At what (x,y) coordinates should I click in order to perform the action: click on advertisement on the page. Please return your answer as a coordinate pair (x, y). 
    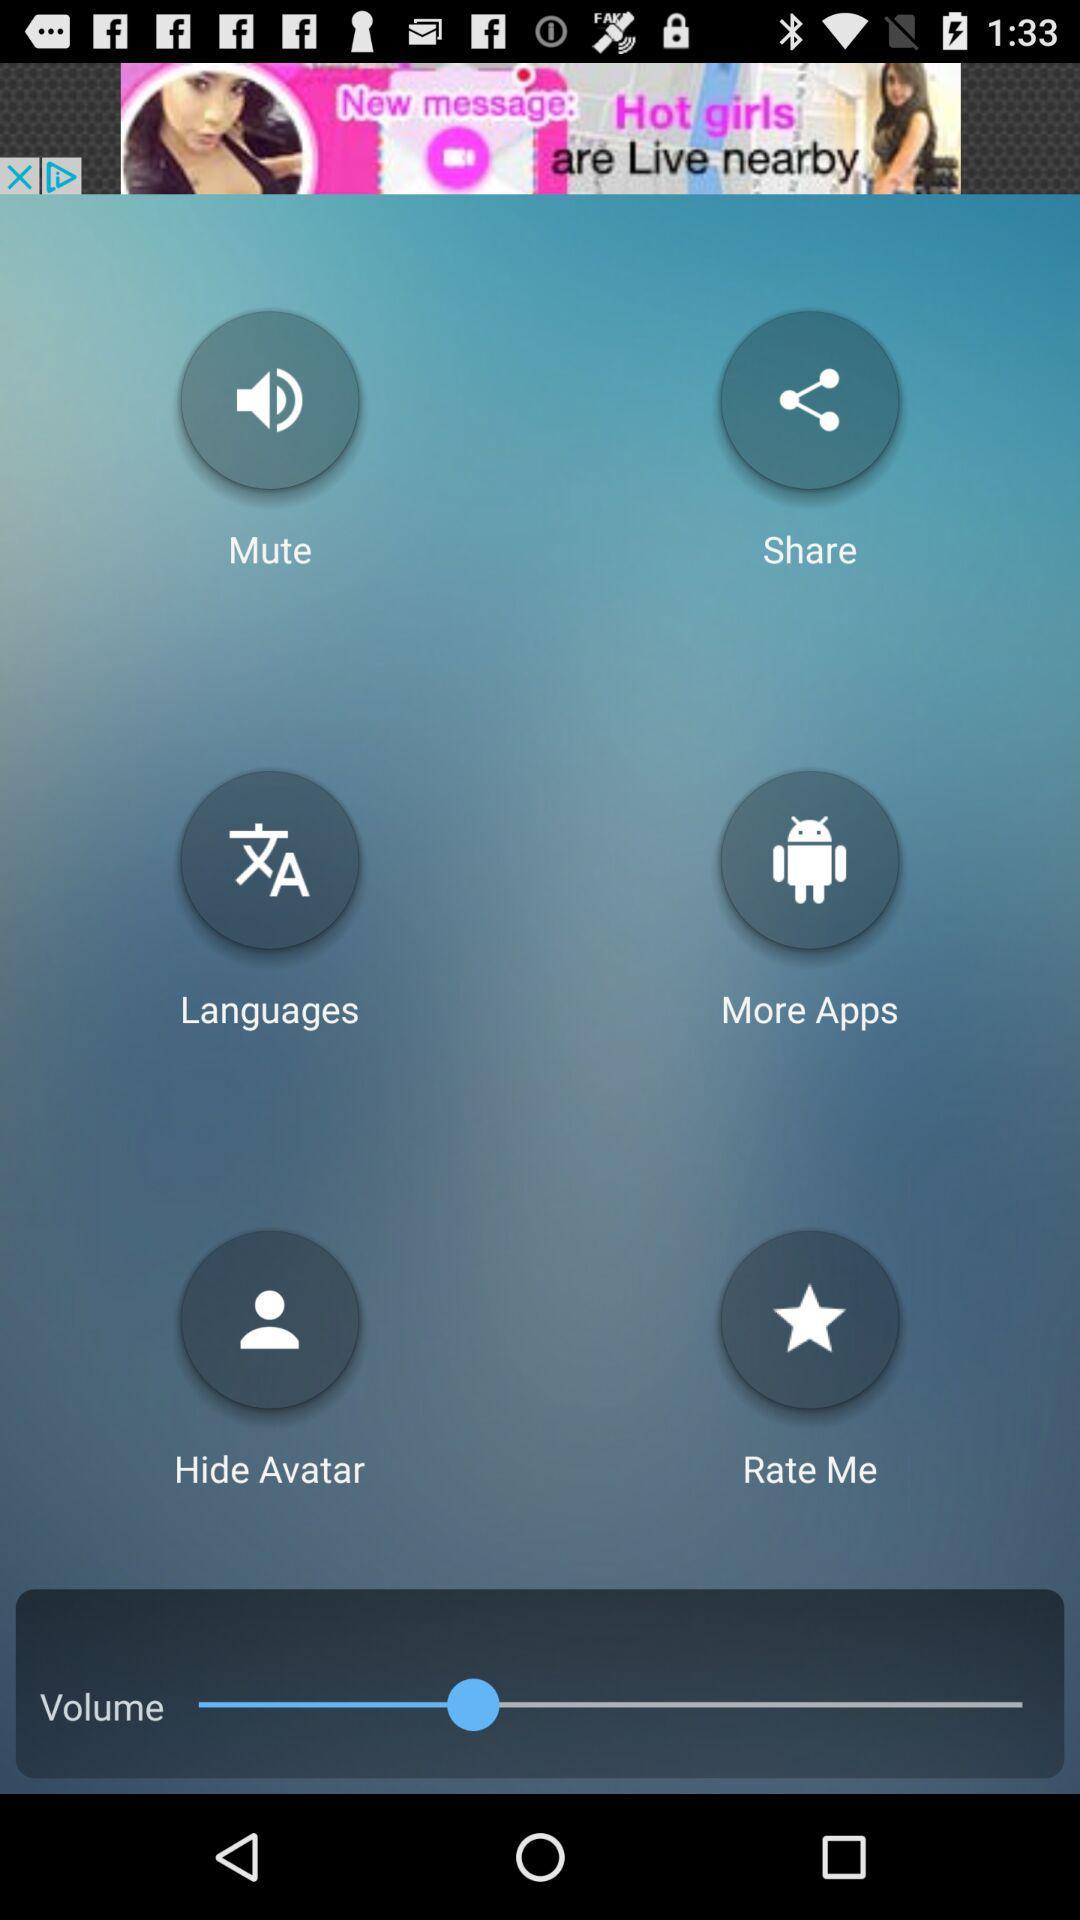
    Looking at the image, I should click on (540, 127).